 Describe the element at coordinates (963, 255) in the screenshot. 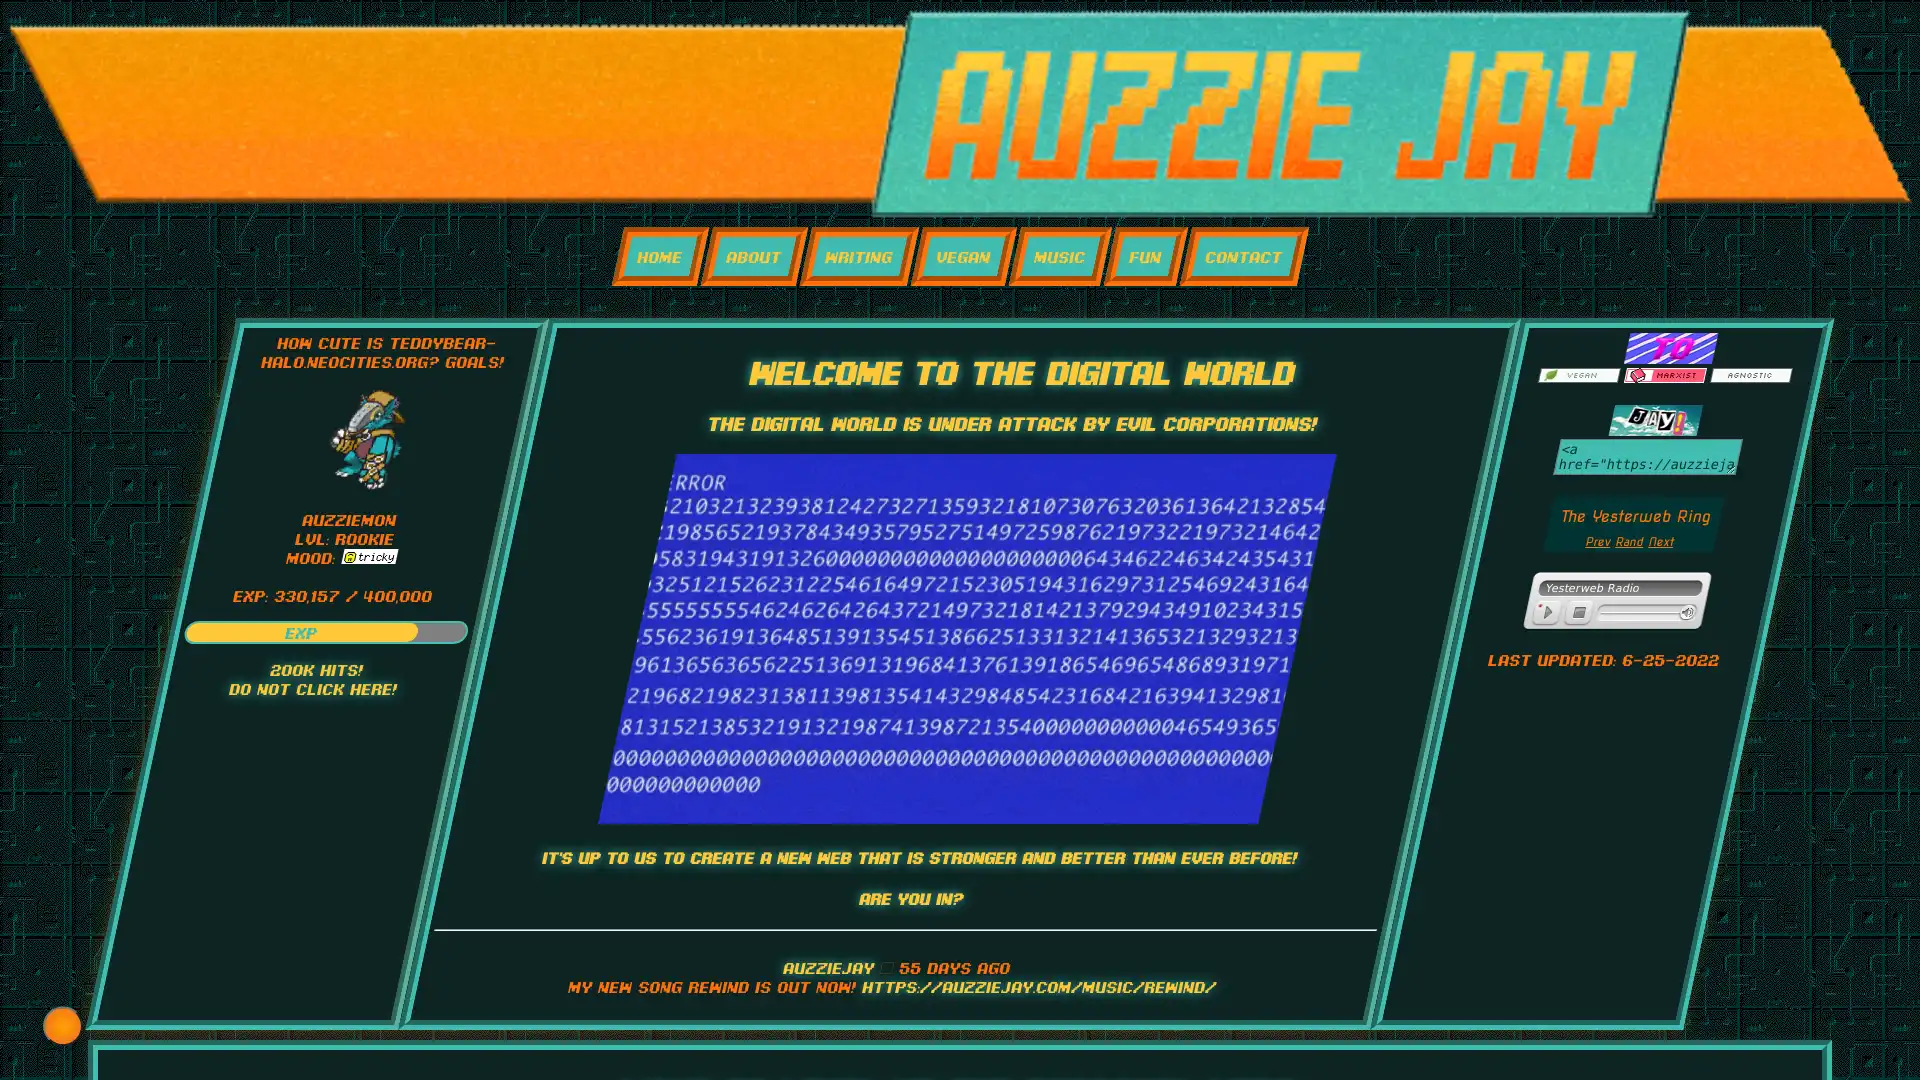

I see `VEGAN` at that location.